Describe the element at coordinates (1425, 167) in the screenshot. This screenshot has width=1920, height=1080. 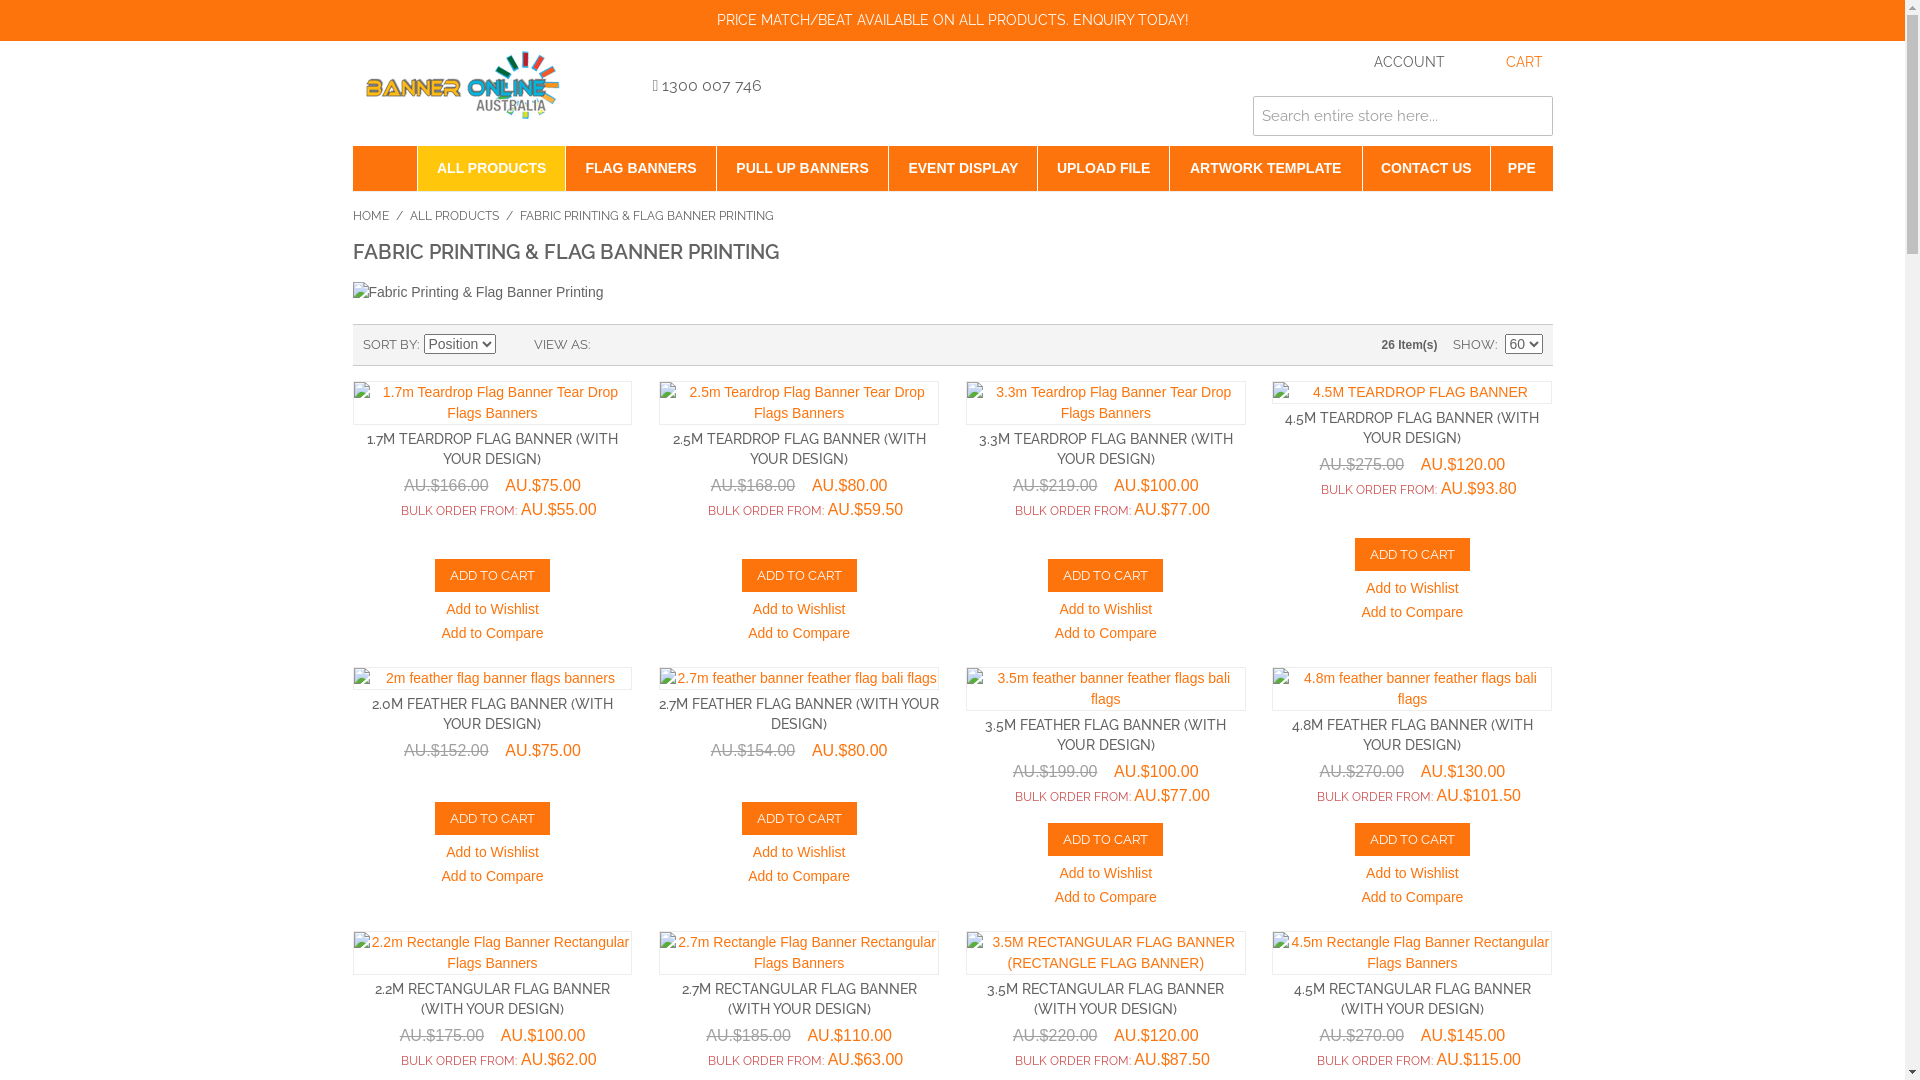
I see `'CONTACT US'` at that location.